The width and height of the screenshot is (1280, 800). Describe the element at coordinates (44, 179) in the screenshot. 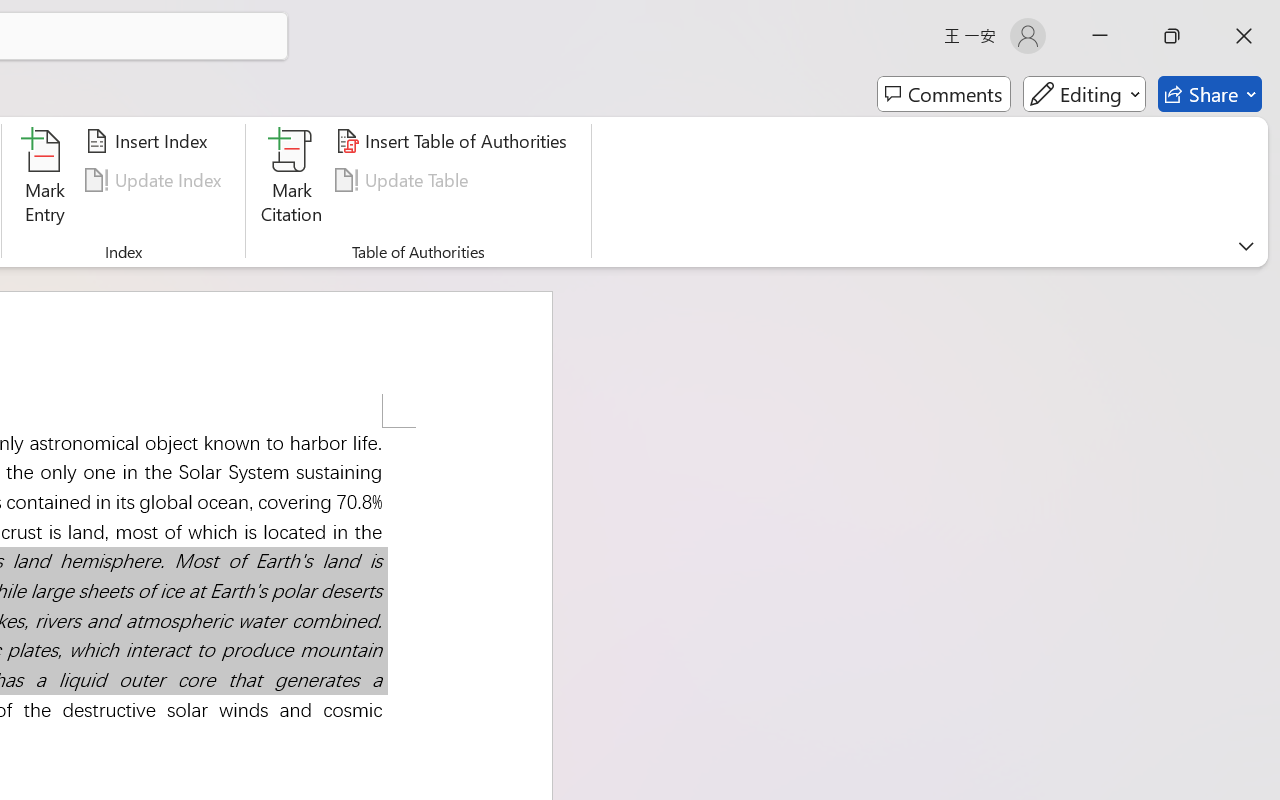

I see `'Mark Entry...'` at that location.